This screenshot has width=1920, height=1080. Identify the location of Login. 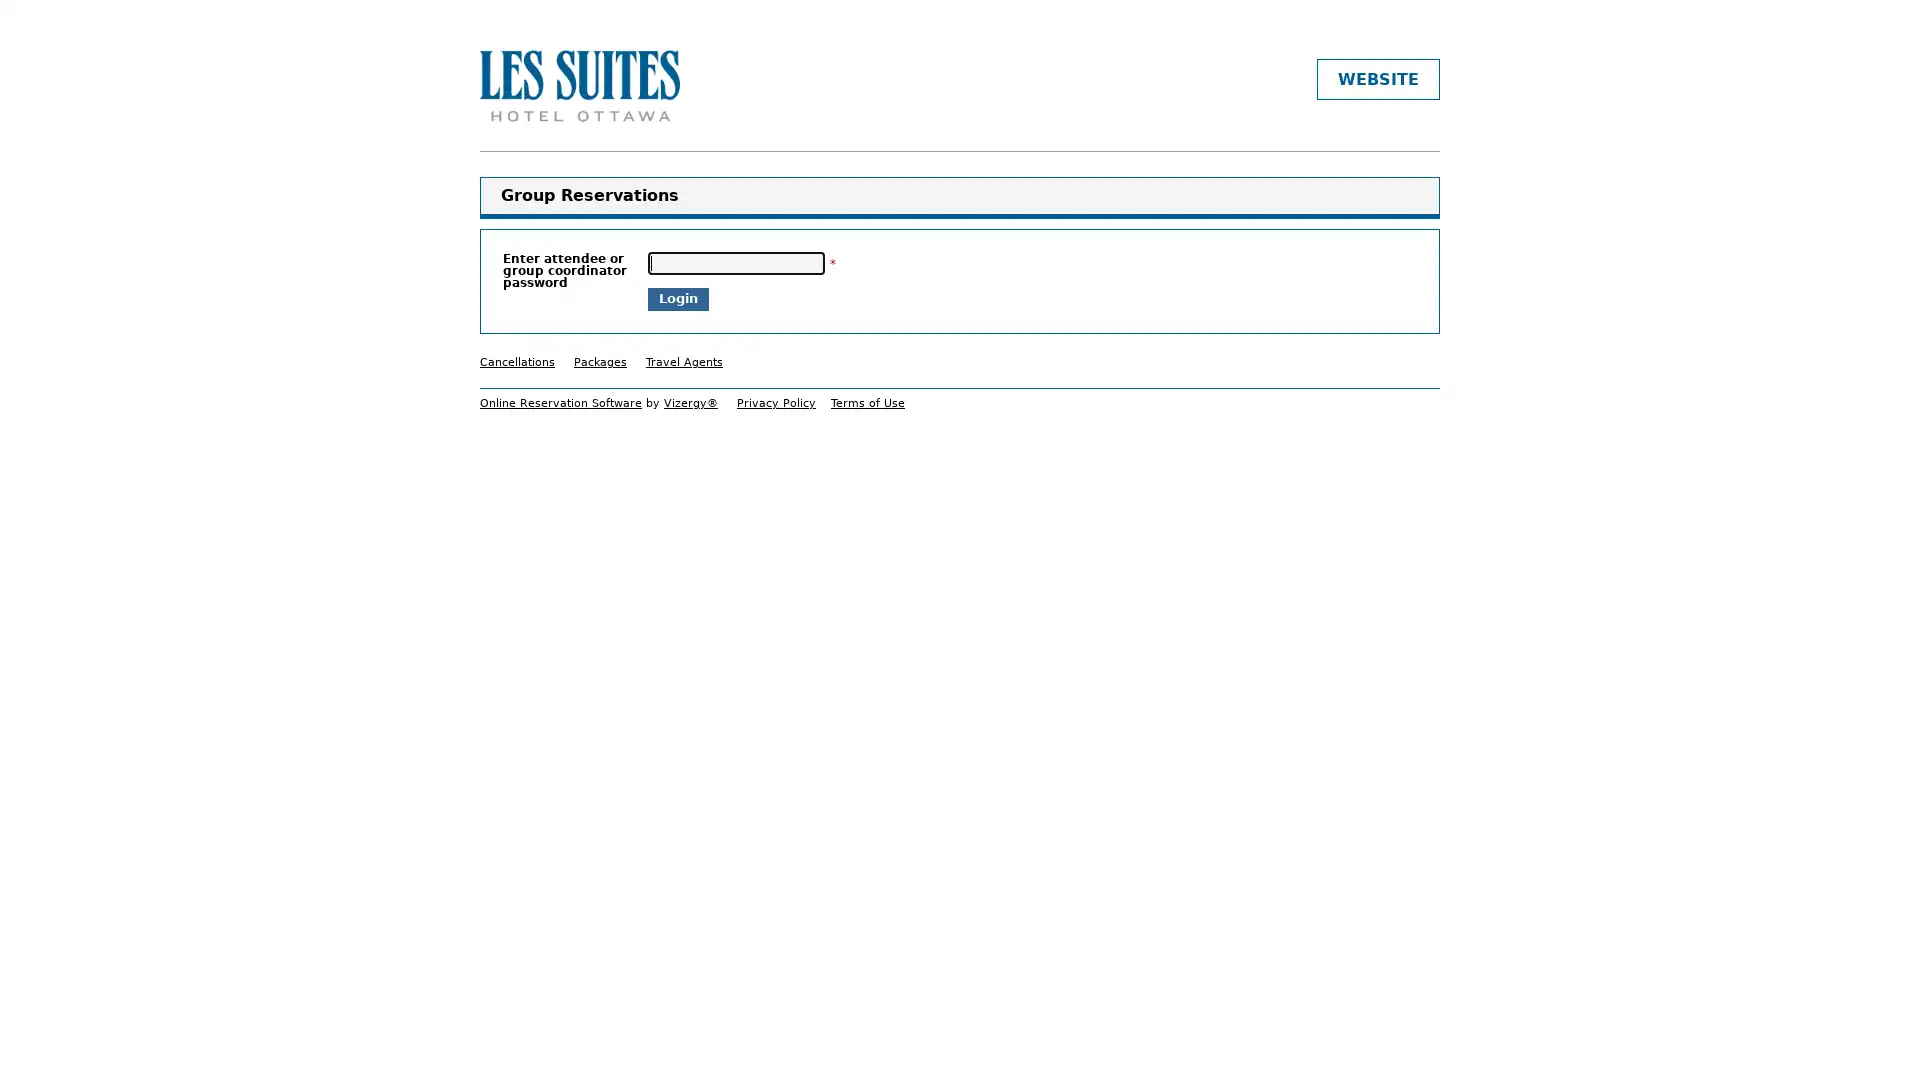
(678, 299).